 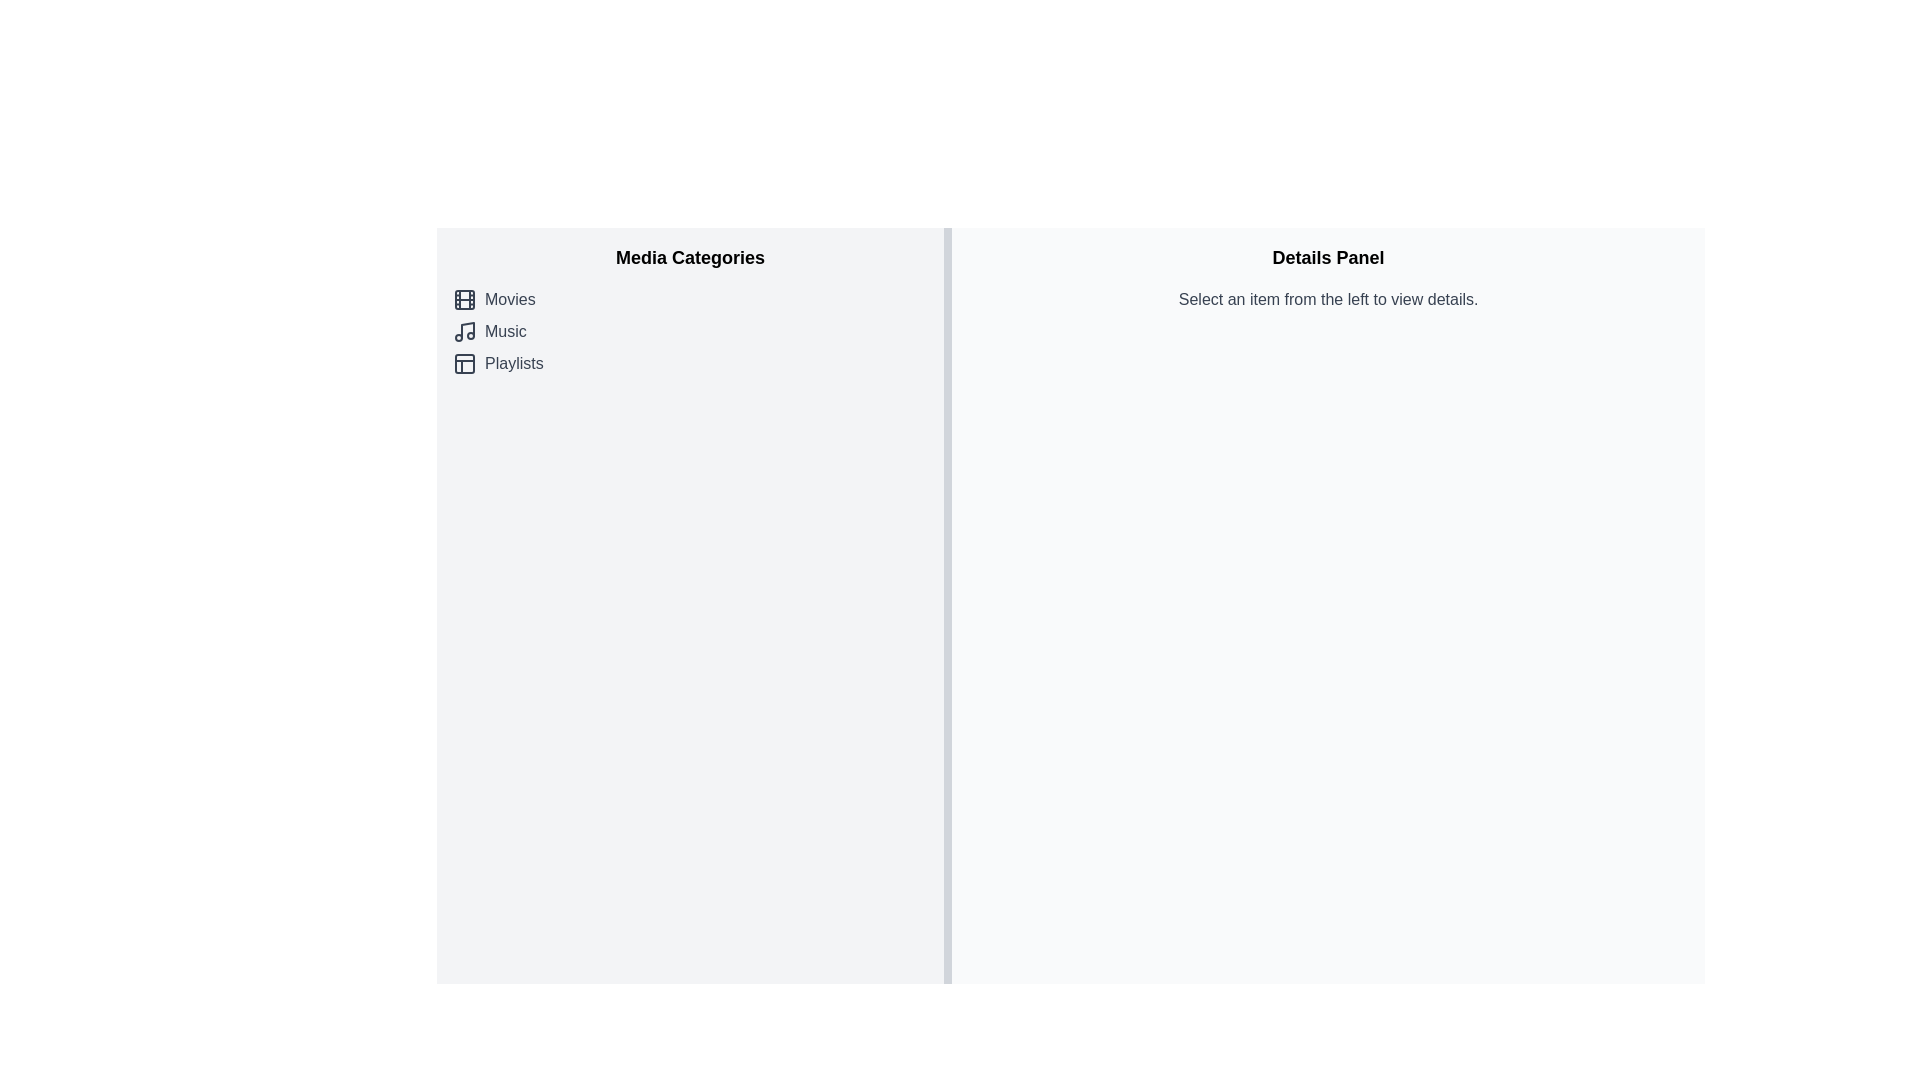 I want to click on the 'Music' category icon located in the left-hand media navigation panel, so click(x=464, y=330).